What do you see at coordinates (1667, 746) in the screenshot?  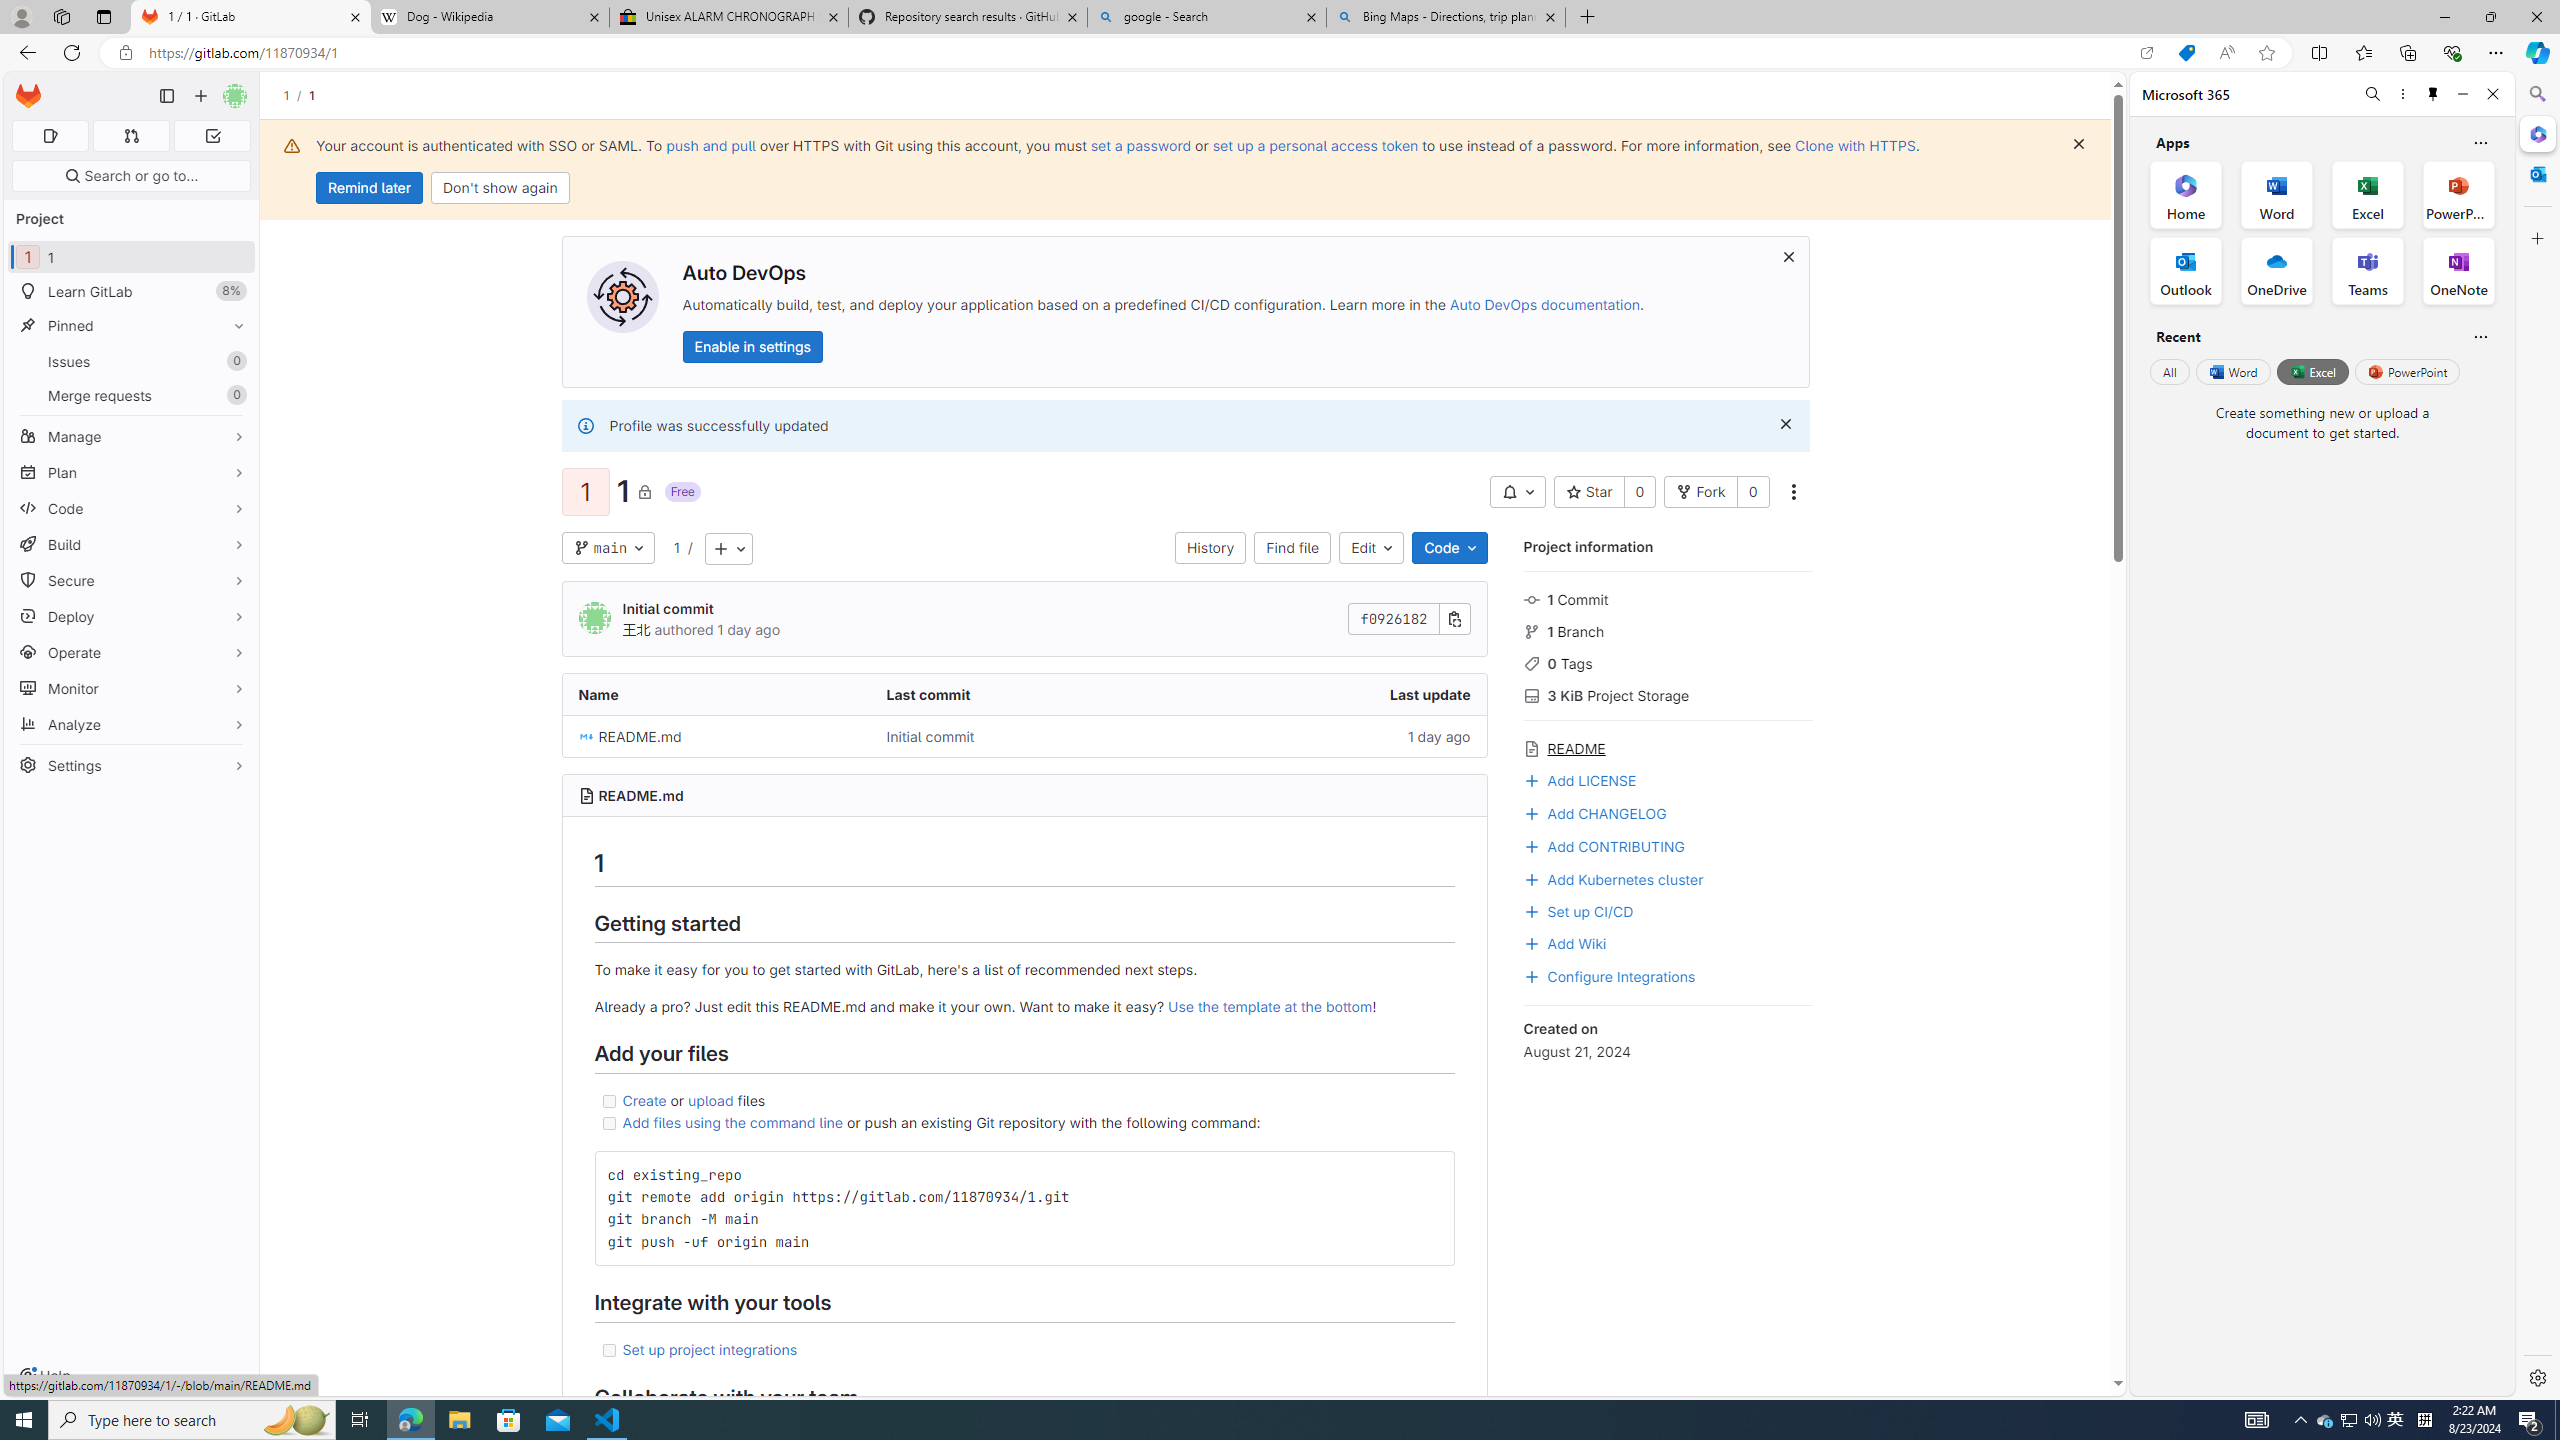 I see `'README'` at bounding box center [1667, 746].